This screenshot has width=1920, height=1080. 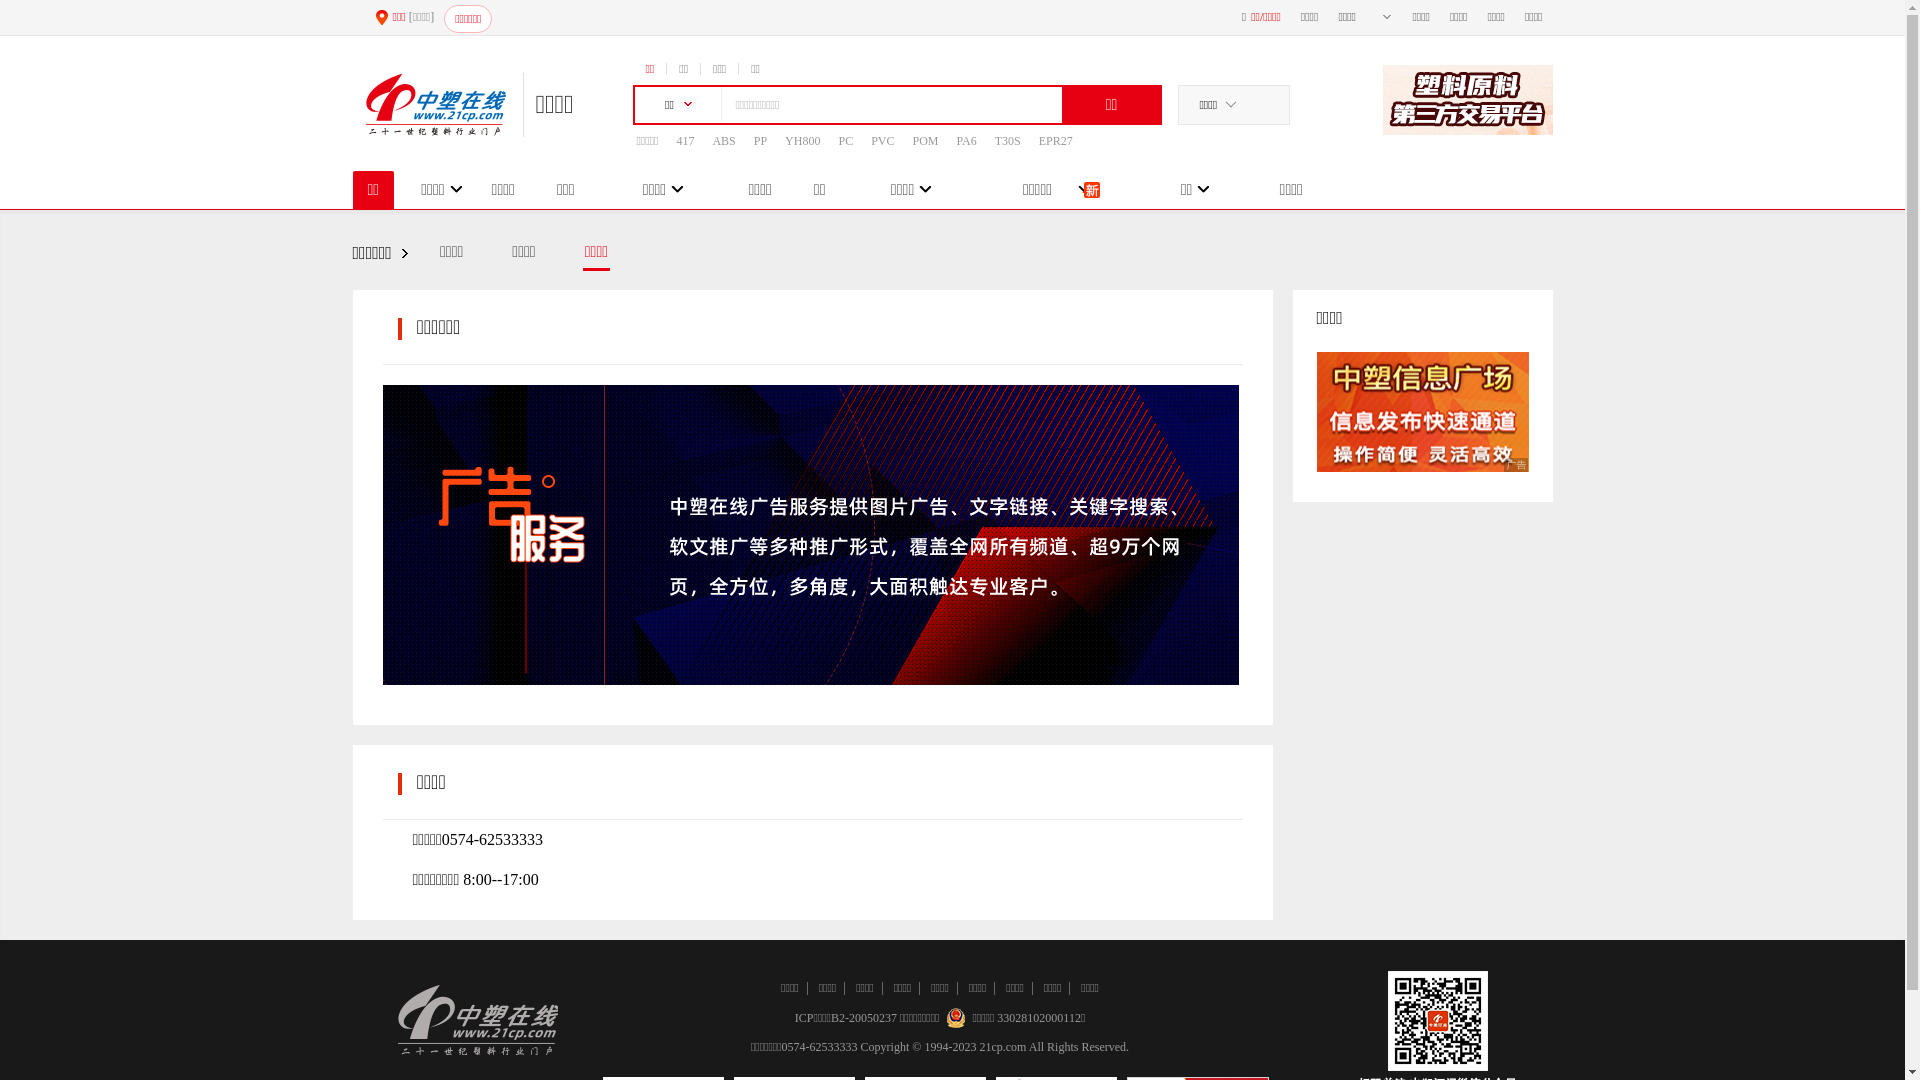 What do you see at coordinates (881, 140) in the screenshot?
I see `'PVC'` at bounding box center [881, 140].